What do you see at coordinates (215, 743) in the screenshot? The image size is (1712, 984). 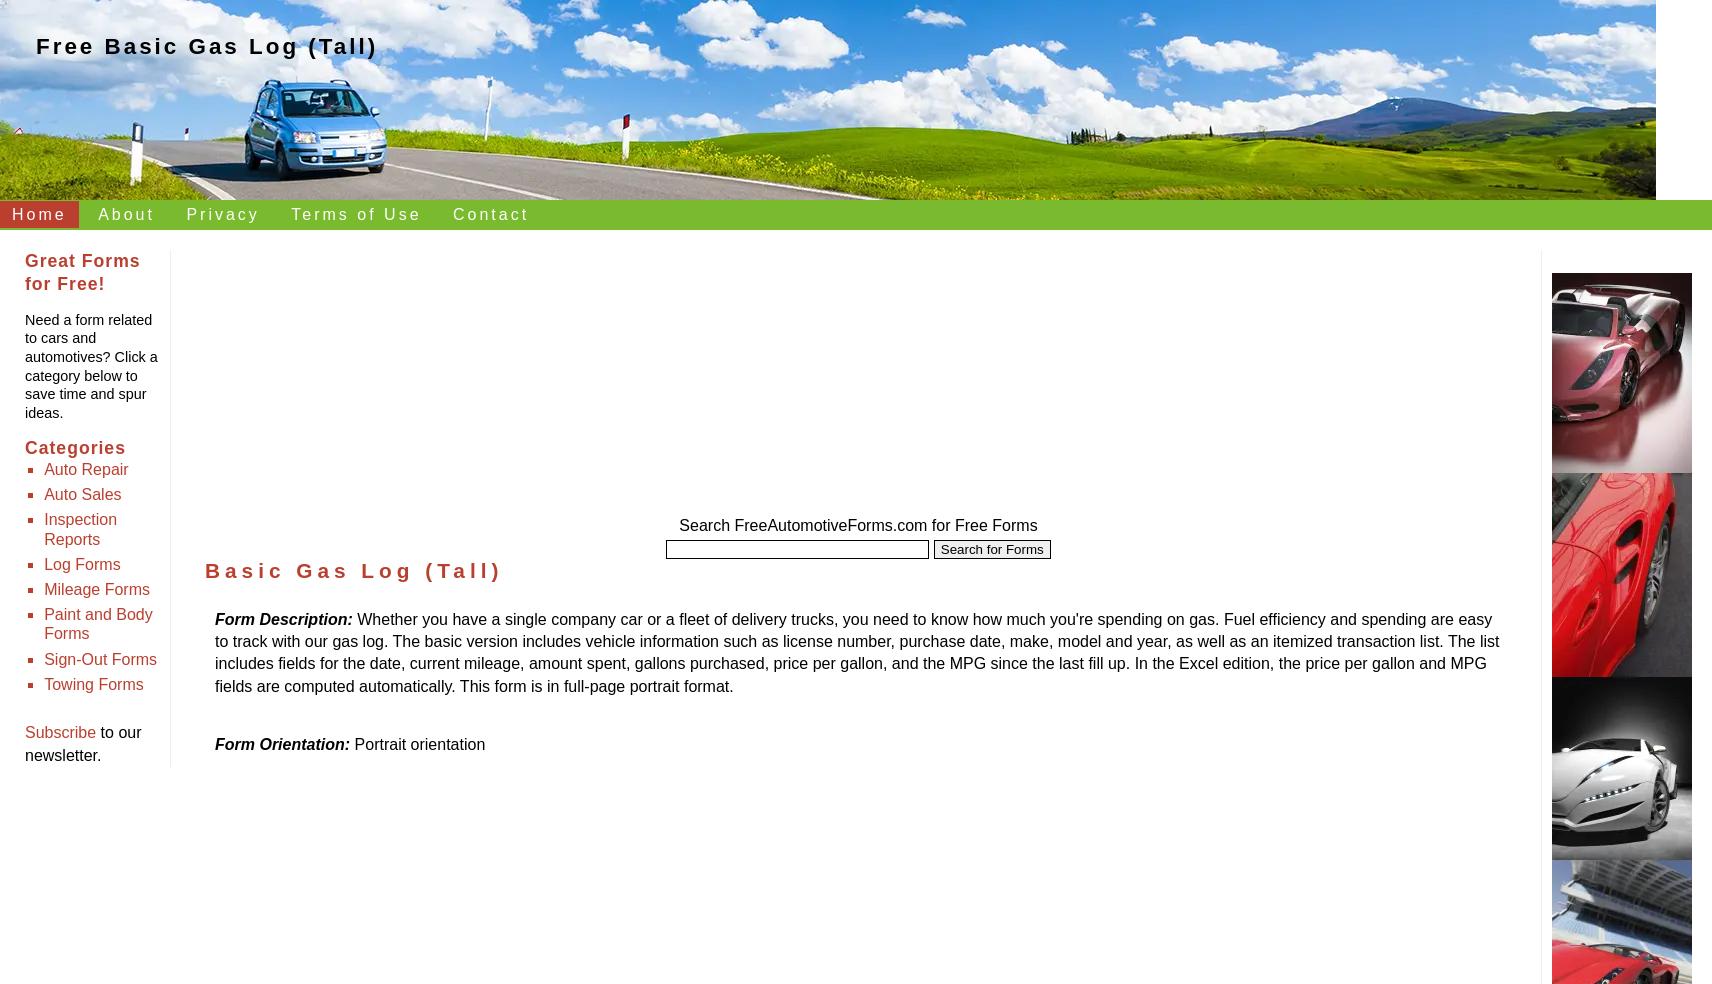 I see `'Form Orientation:'` at bounding box center [215, 743].